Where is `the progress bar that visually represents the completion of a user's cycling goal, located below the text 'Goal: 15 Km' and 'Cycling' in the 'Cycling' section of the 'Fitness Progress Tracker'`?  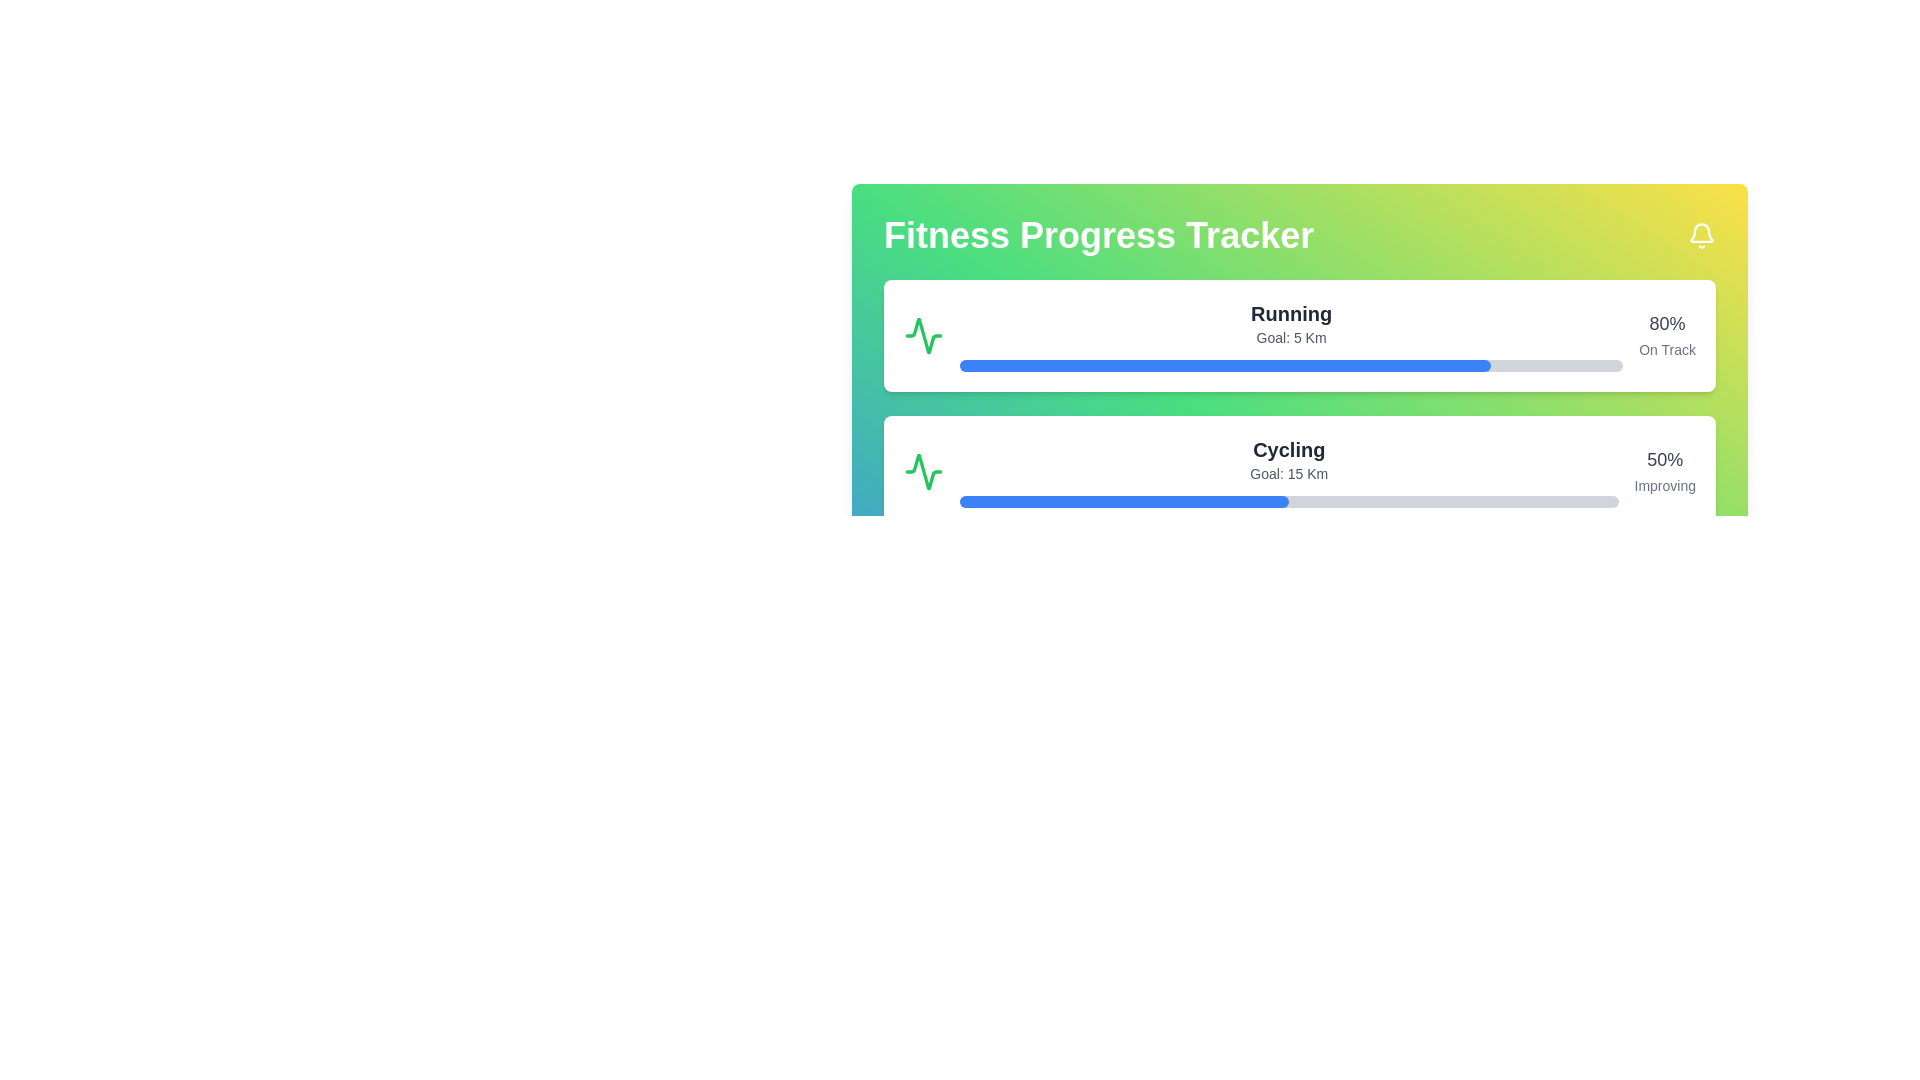
the progress bar that visually represents the completion of a user's cycling goal, located below the text 'Goal: 15 Km' and 'Cycling' in the 'Cycling' section of the 'Fitness Progress Tracker' is located at coordinates (1289, 500).